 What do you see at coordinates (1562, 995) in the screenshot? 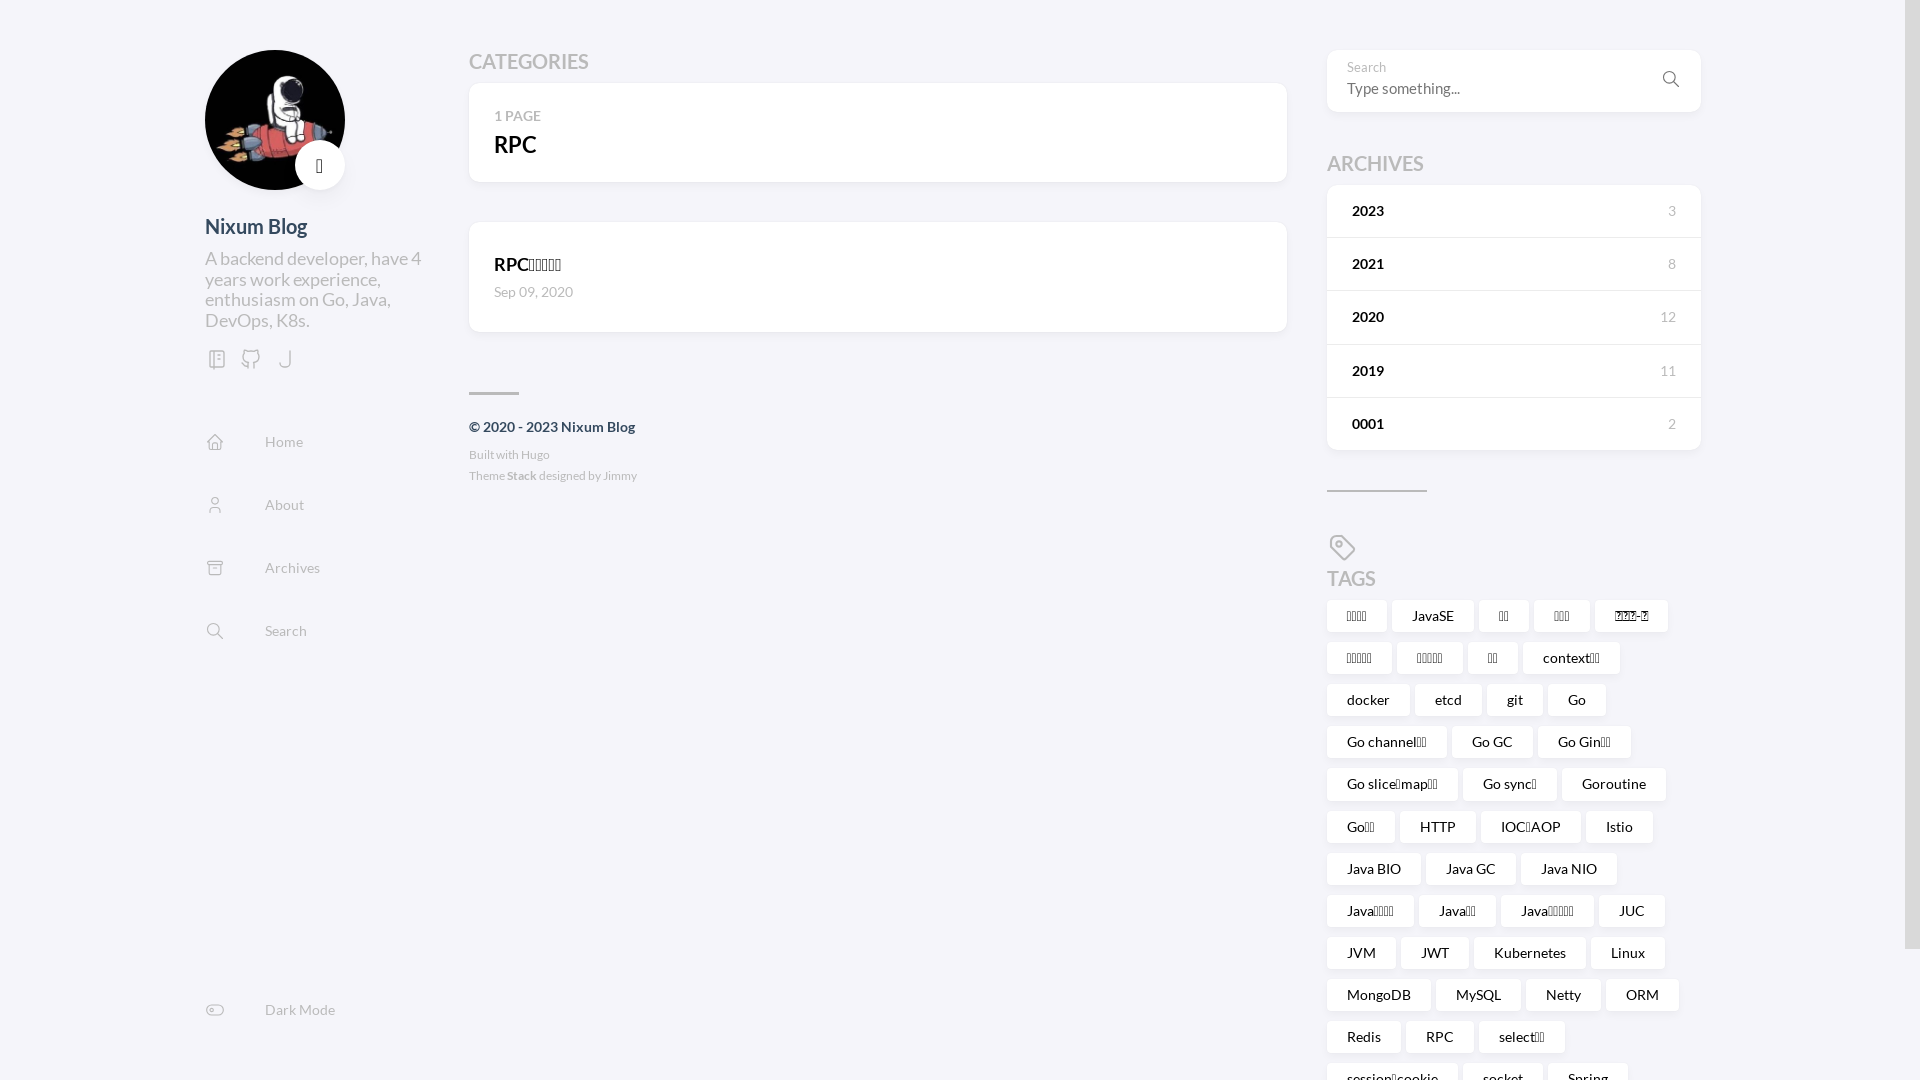
I see `'Netty'` at bounding box center [1562, 995].